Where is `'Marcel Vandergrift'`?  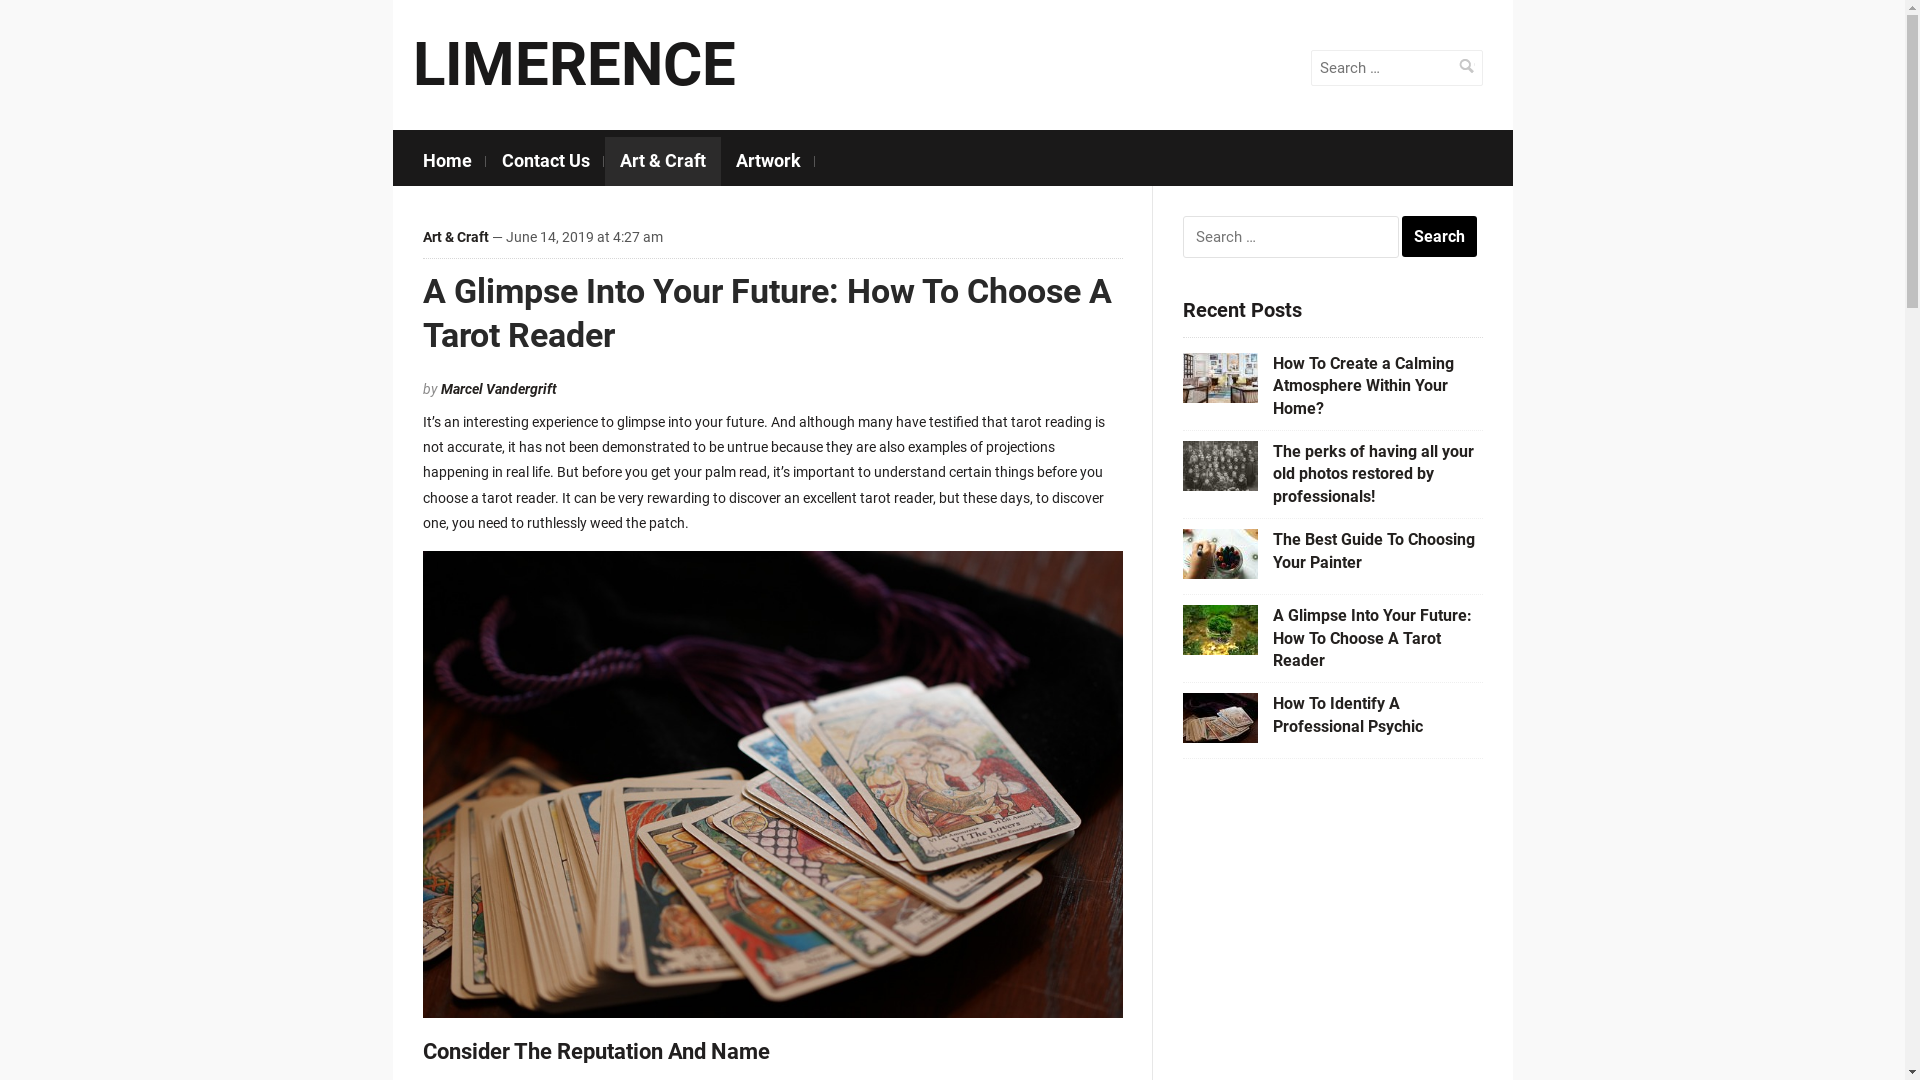 'Marcel Vandergrift' is located at coordinates (498, 389).